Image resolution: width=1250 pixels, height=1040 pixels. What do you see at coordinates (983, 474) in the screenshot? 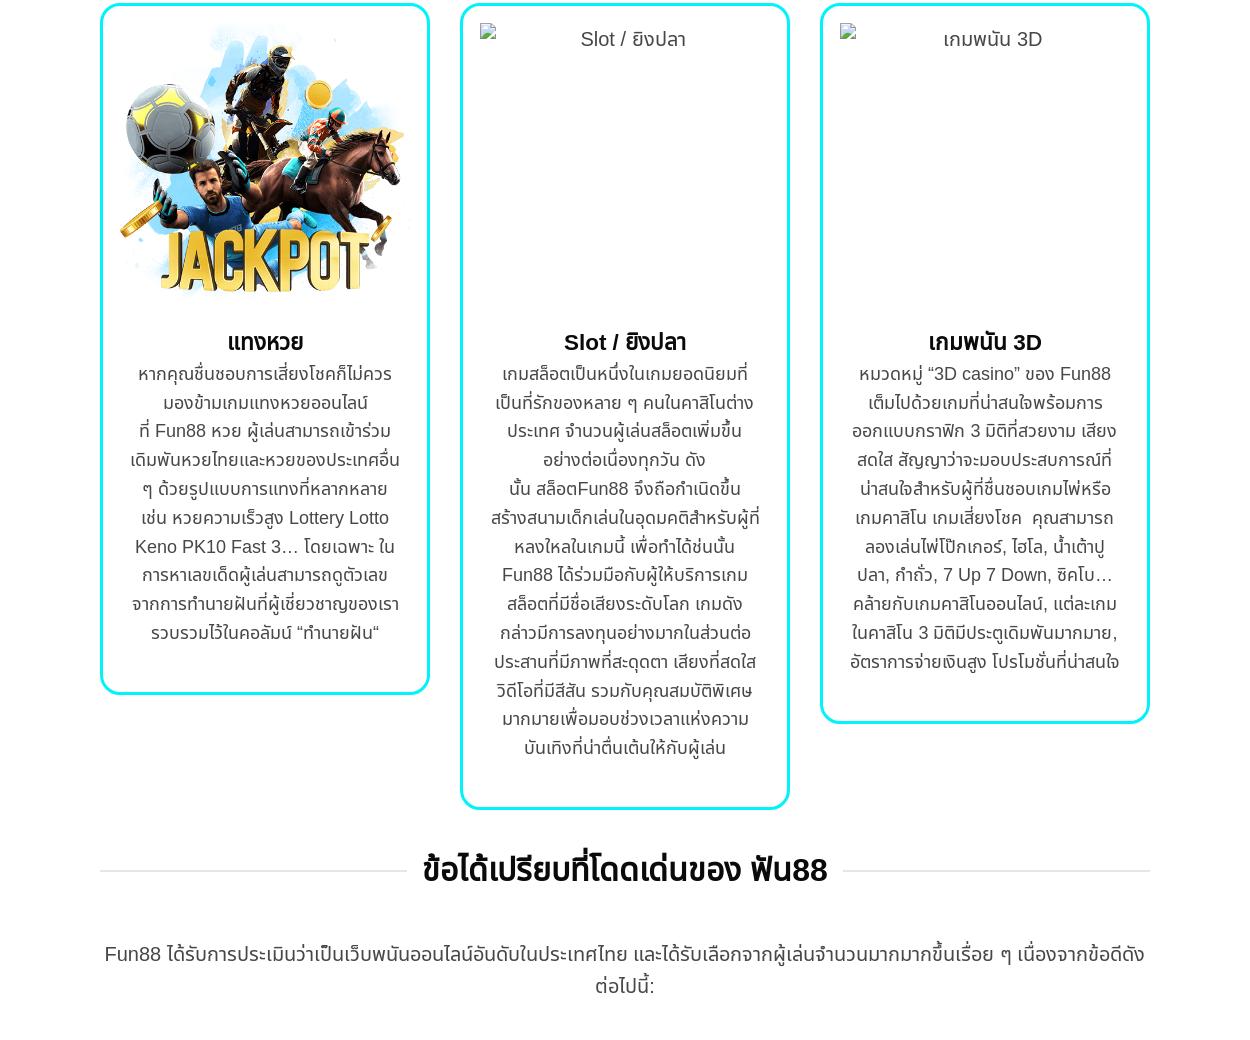
I see `'หมวดหมู่ “3D casino” ของ Fun88 เต็มไปด้วยเกมที่น่าสนใจพร้อมการออกแบบกราฟิก 3 มิติที่สวยงาม เสียงสดใส สัญญาว่าจะมอบประสบการณ์ที่น่าสนใจสำหรับผู้ที่ชื่นชอบเกมไพ่หรือเกมคาสิโน เกมเสี่ยงโชค  คุณสามารถลองเล่นไพ่โป๊กเกอร์, ไฮโล, น้ำเต้าปูปลา, กำถั่ว,'` at bounding box center [983, 474].